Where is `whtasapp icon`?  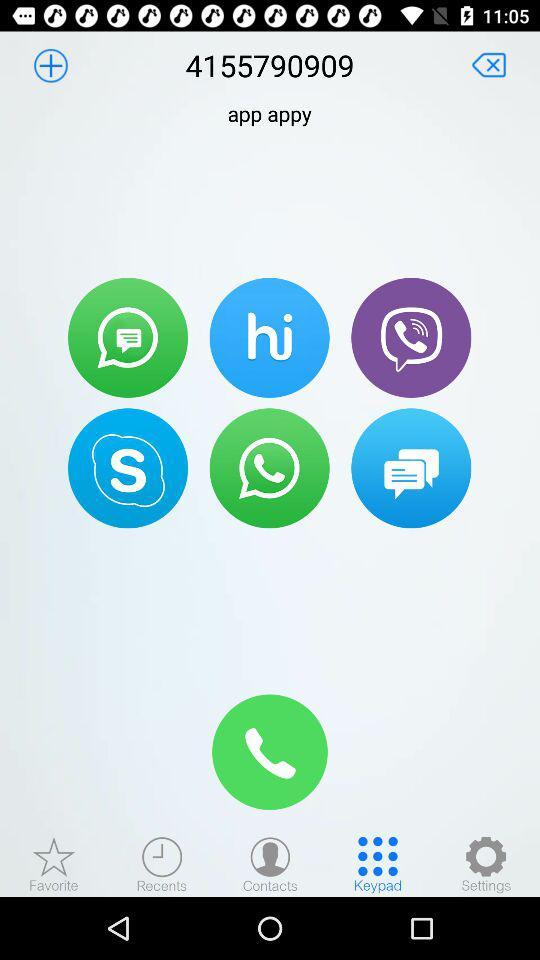
whtasapp icon is located at coordinates (270, 468).